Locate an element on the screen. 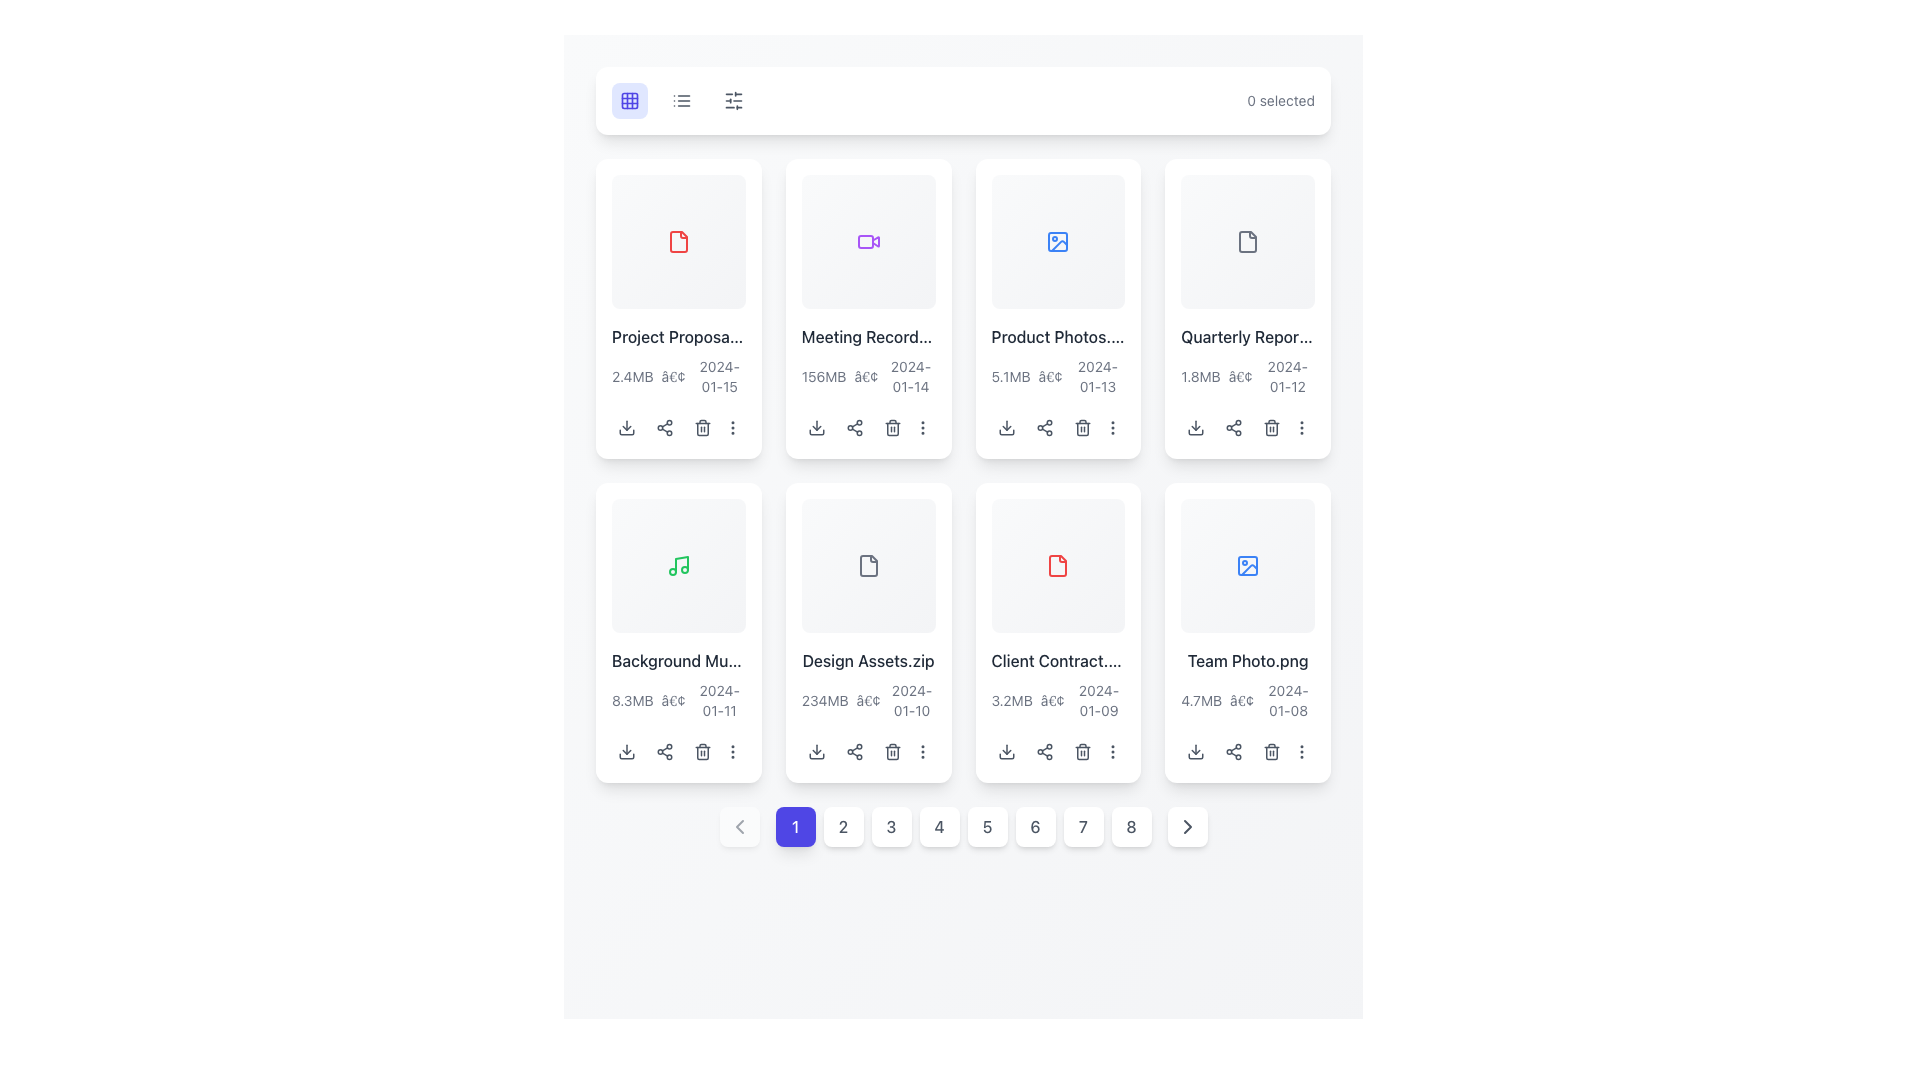 This screenshot has height=1080, width=1920. SVG structure of the trash bin icon located in the upper-right corner of the card in the third column of the first row of items is located at coordinates (1081, 428).